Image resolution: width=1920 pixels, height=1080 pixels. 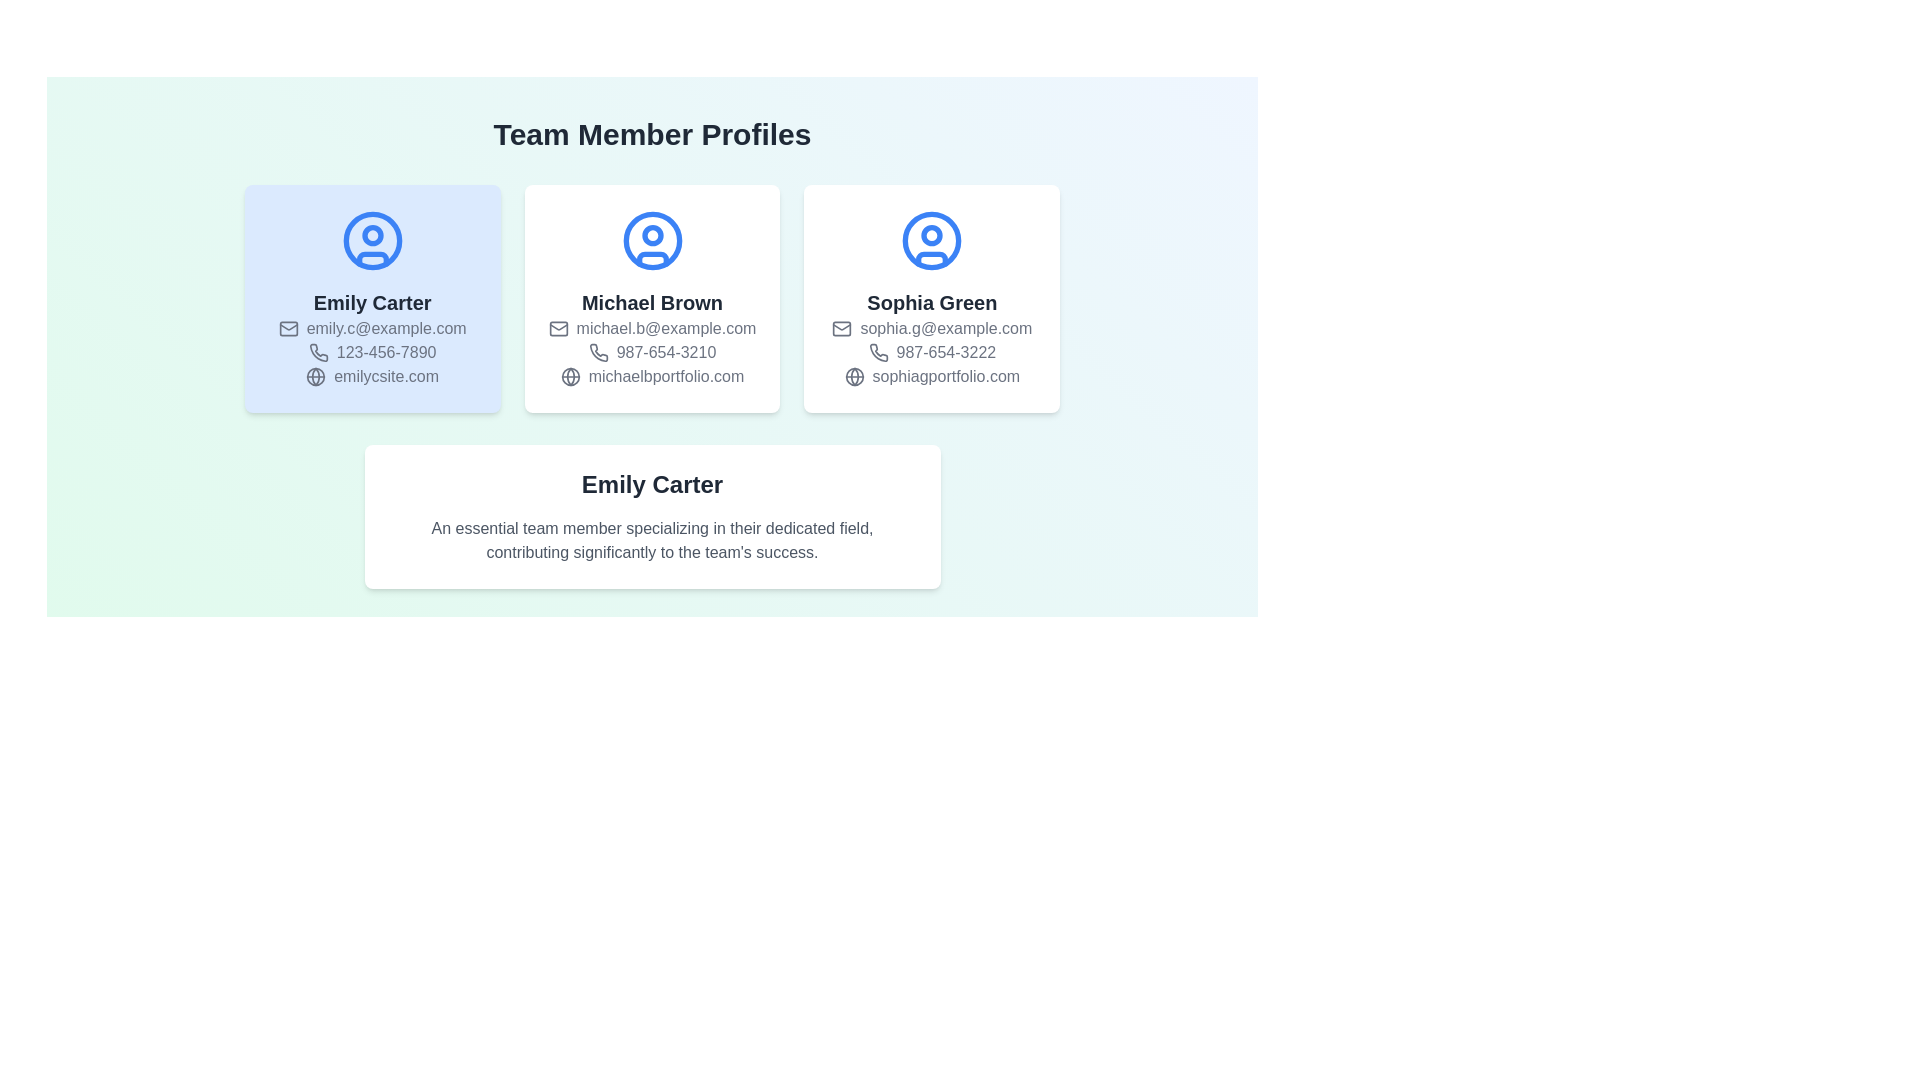 I want to click on the decorative circle SVG element within the profile icon of 'Sophia Green' located above the associated text content, so click(x=931, y=234).